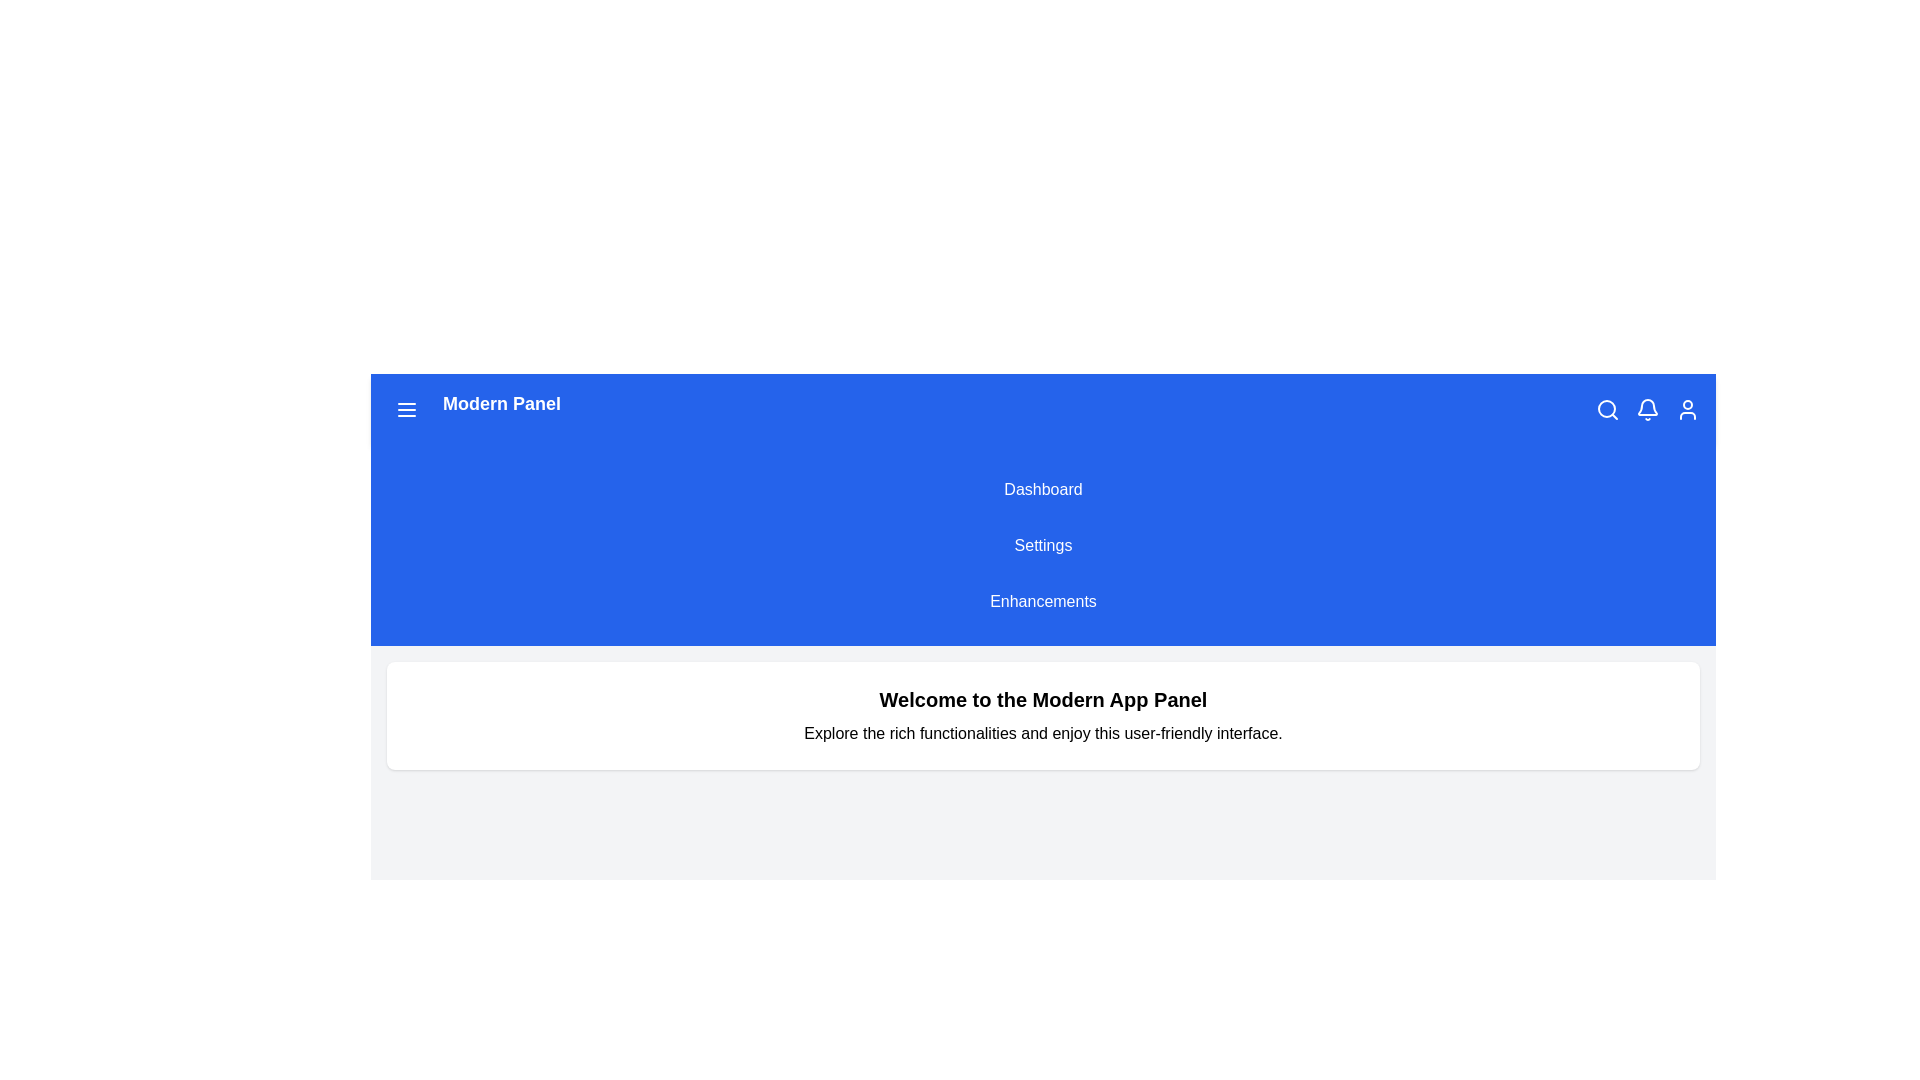 The image size is (1920, 1080). I want to click on the bell icon to check notifications, so click(1647, 408).